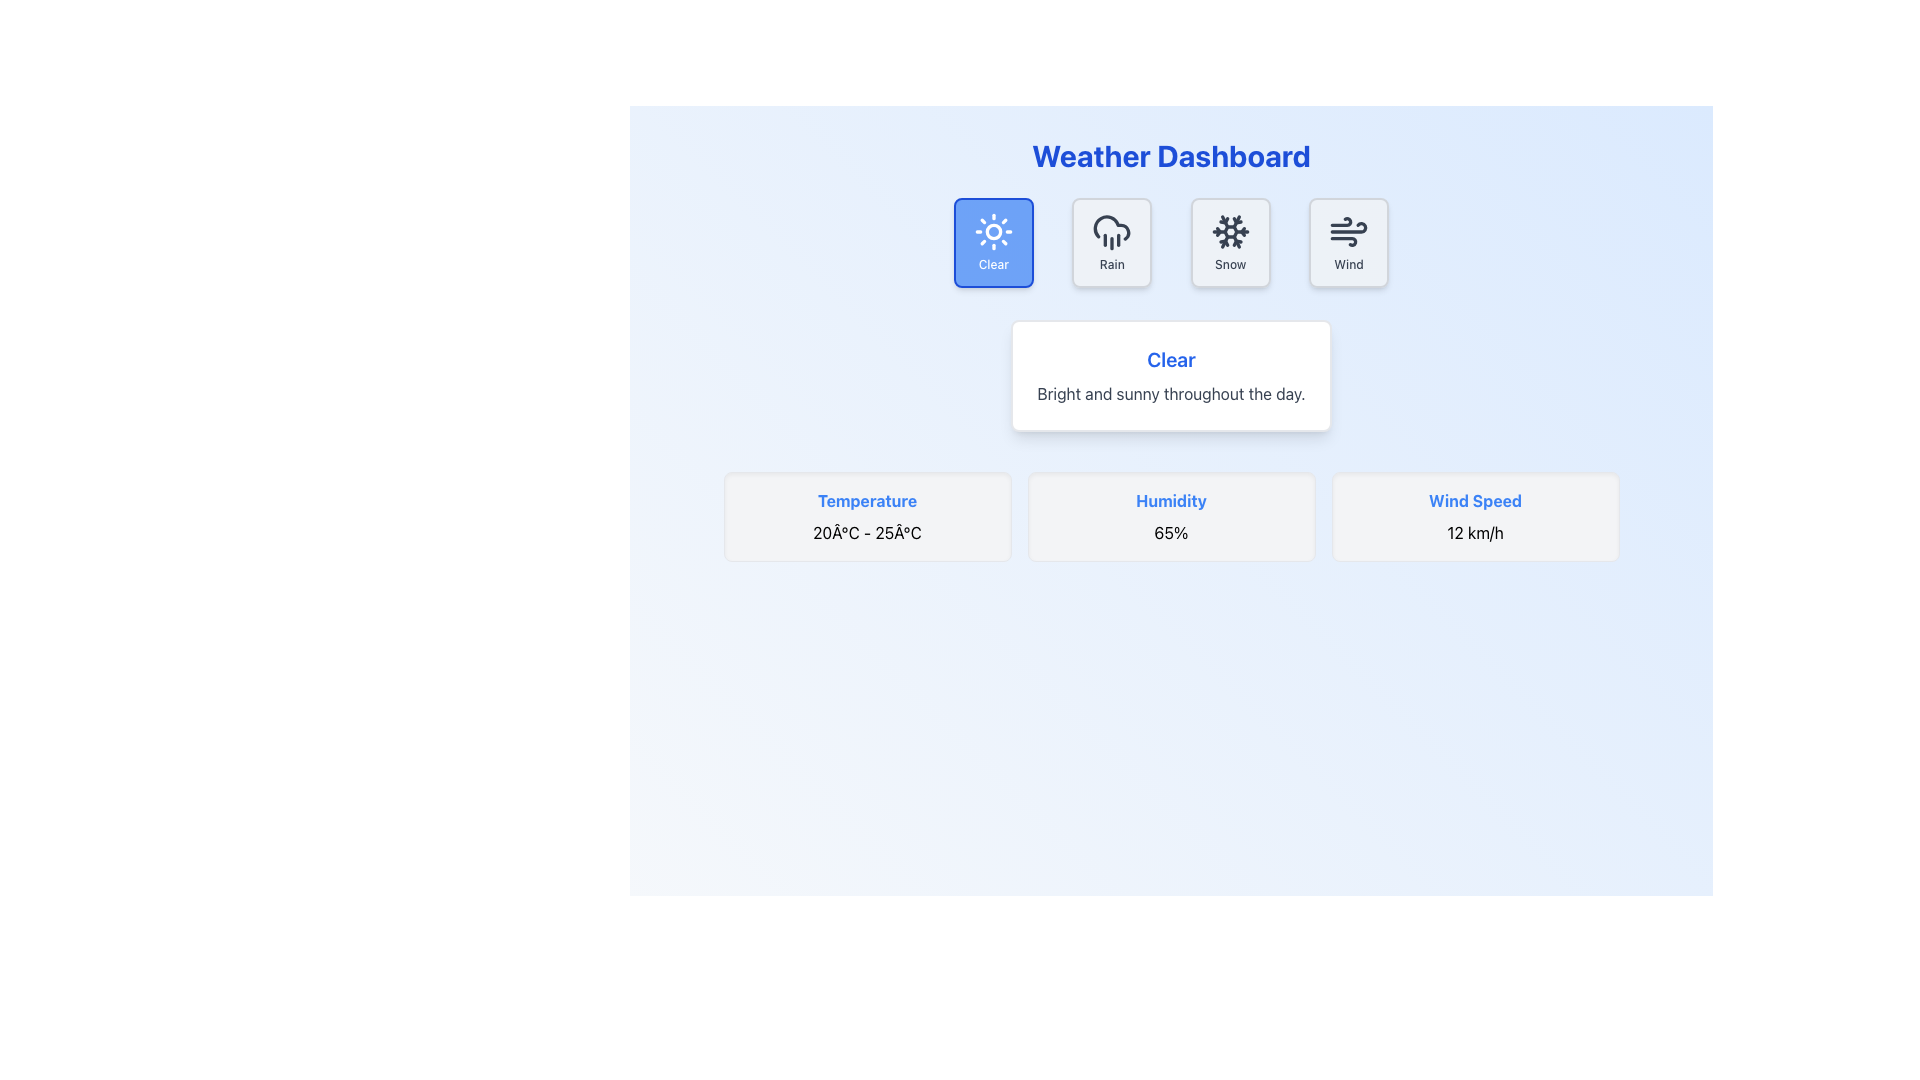  Describe the element at coordinates (993, 230) in the screenshot. I see `the circular element at the center of the sun icon indicating 'Clear' weather condition, located beneath the 'Weather Dashboard' title` at that location.